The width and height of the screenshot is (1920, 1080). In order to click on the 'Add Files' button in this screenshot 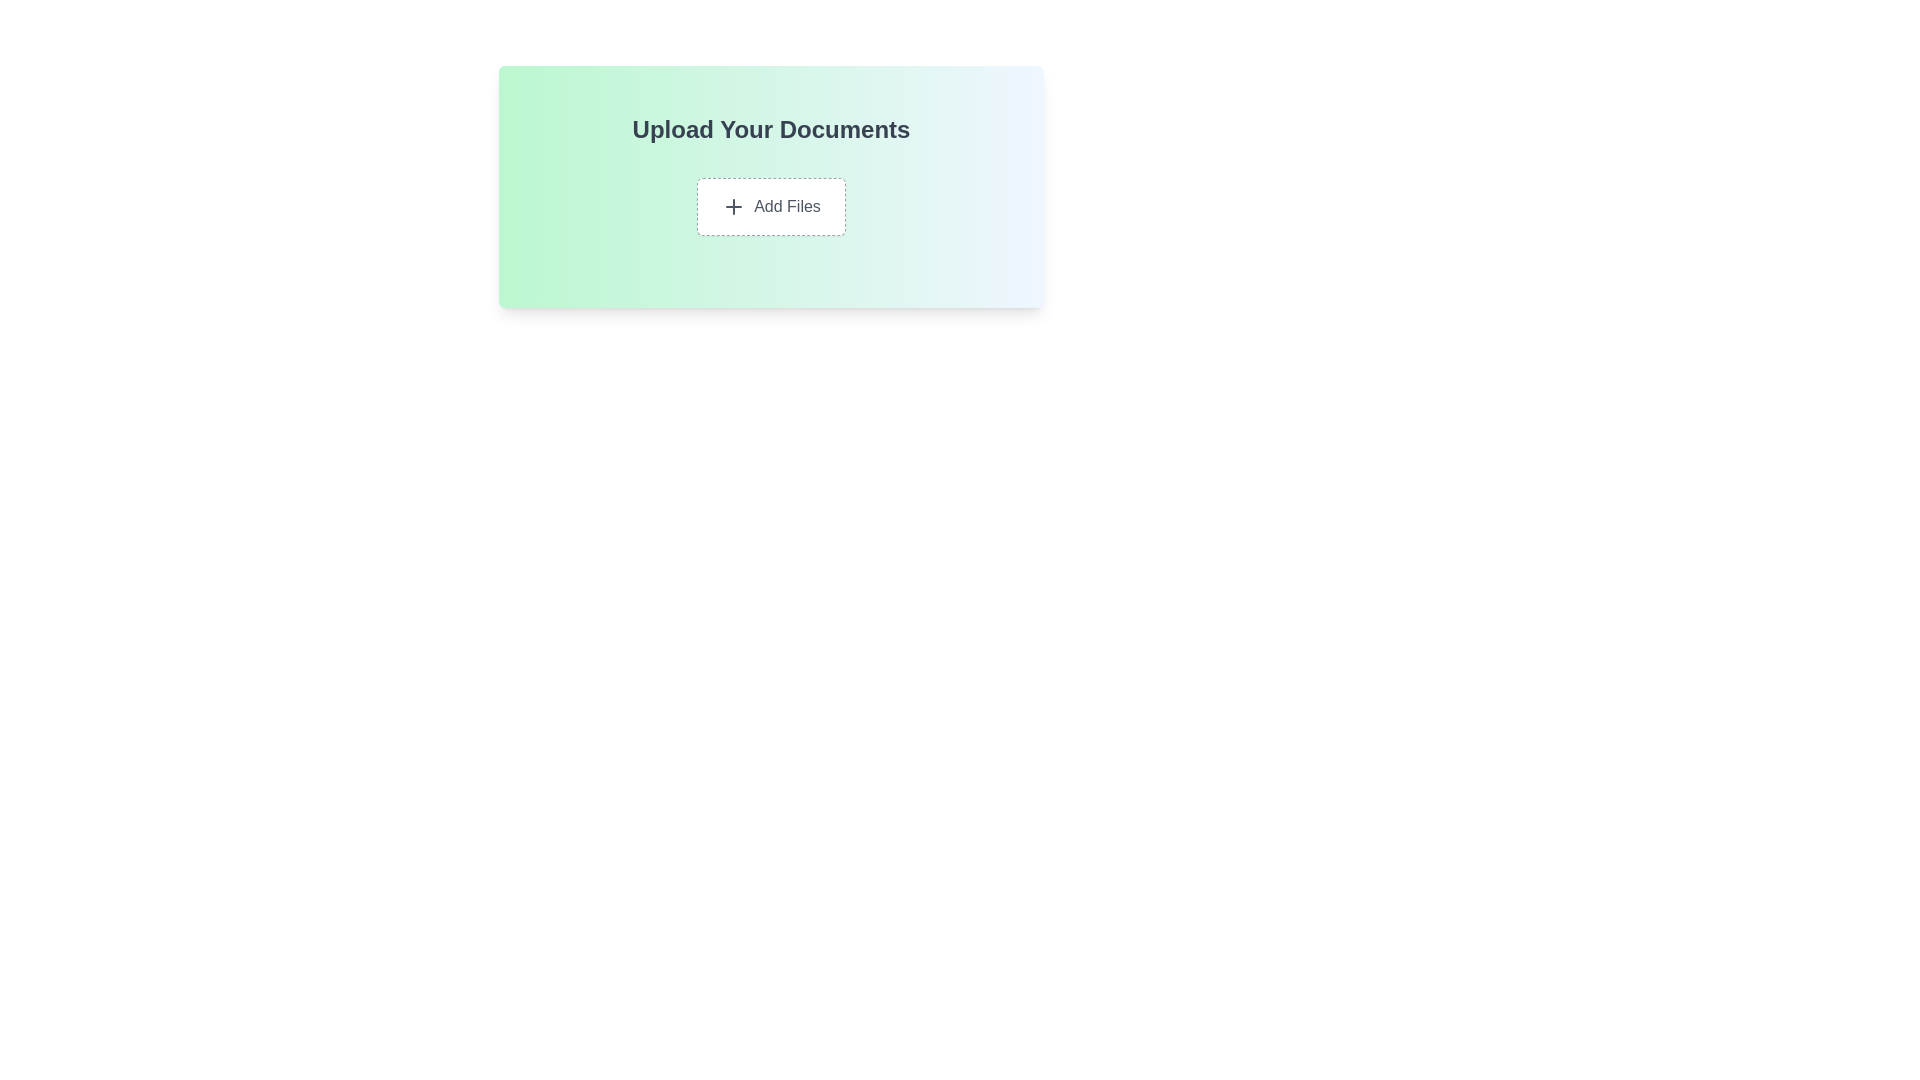, I will do `click(770, 207)`.